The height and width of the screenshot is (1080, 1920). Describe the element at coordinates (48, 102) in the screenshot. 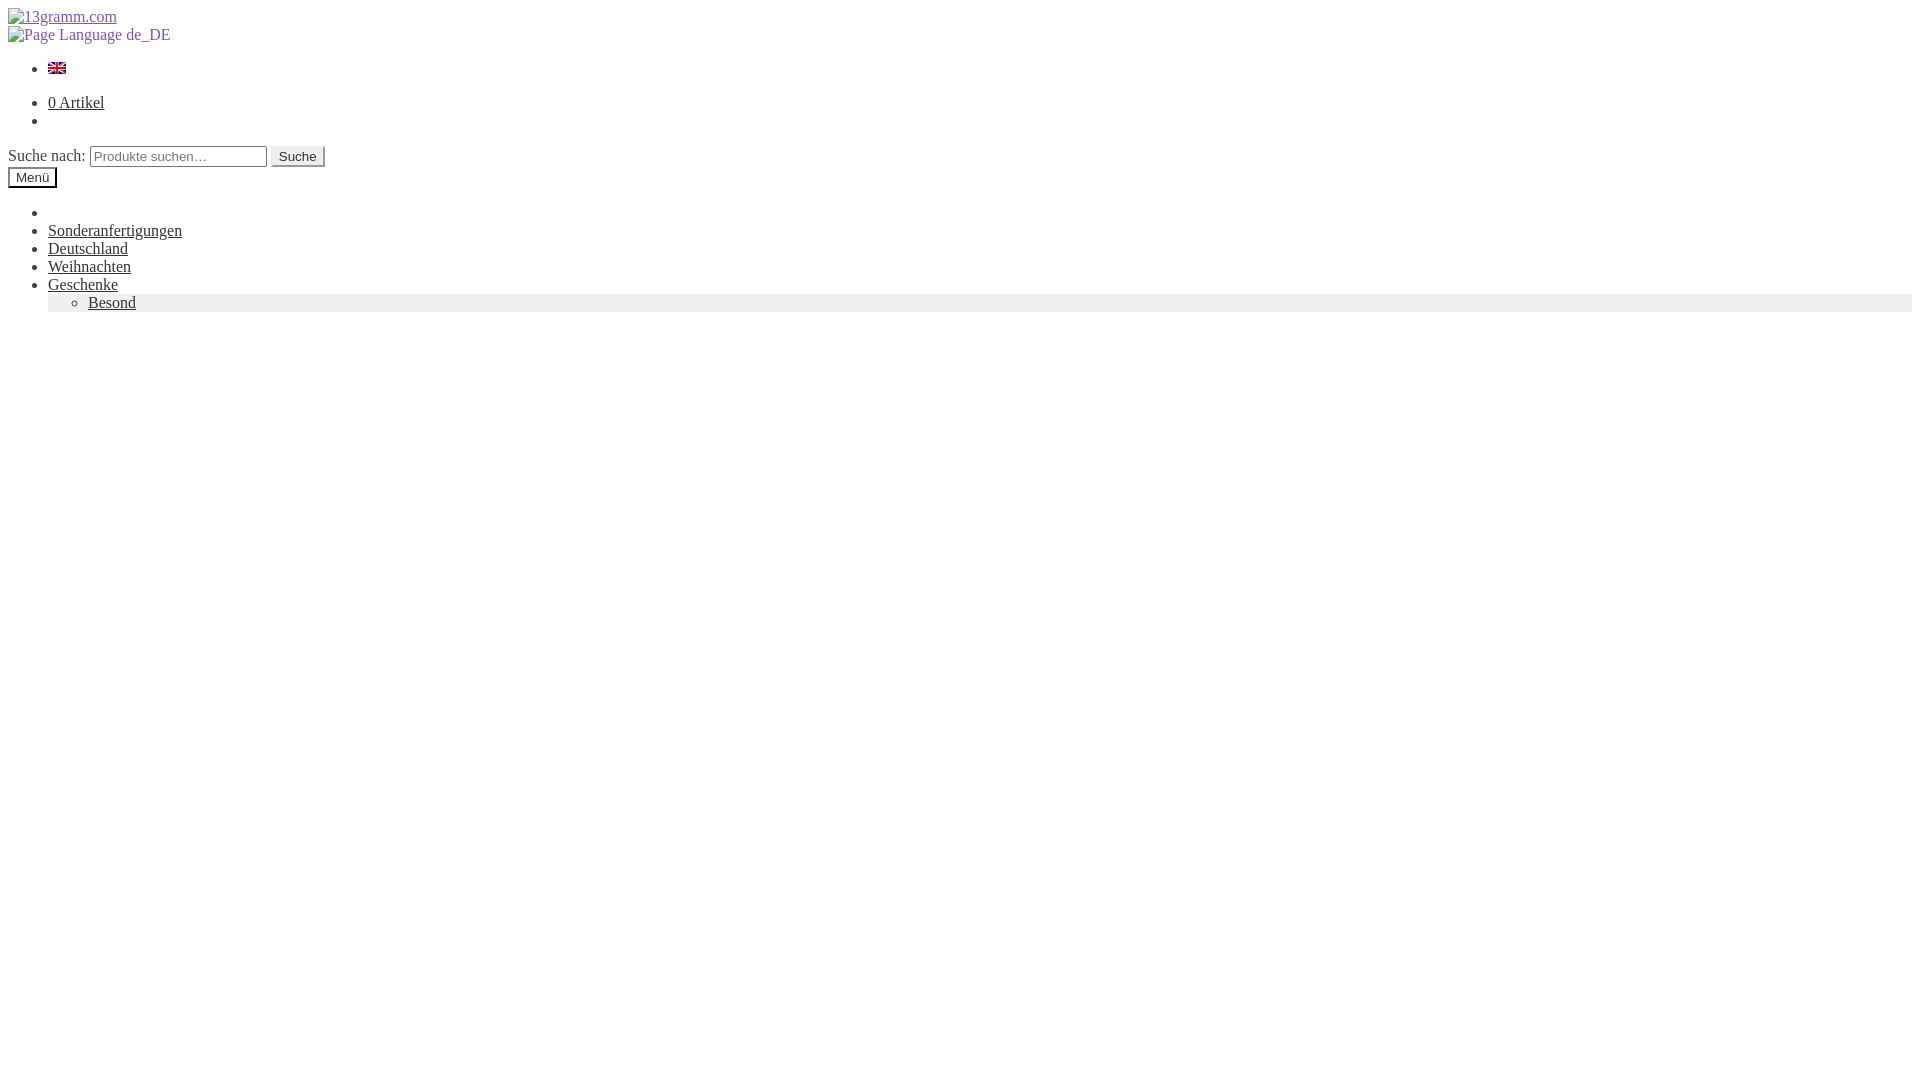

I see `'0 Artikel'` at that location.